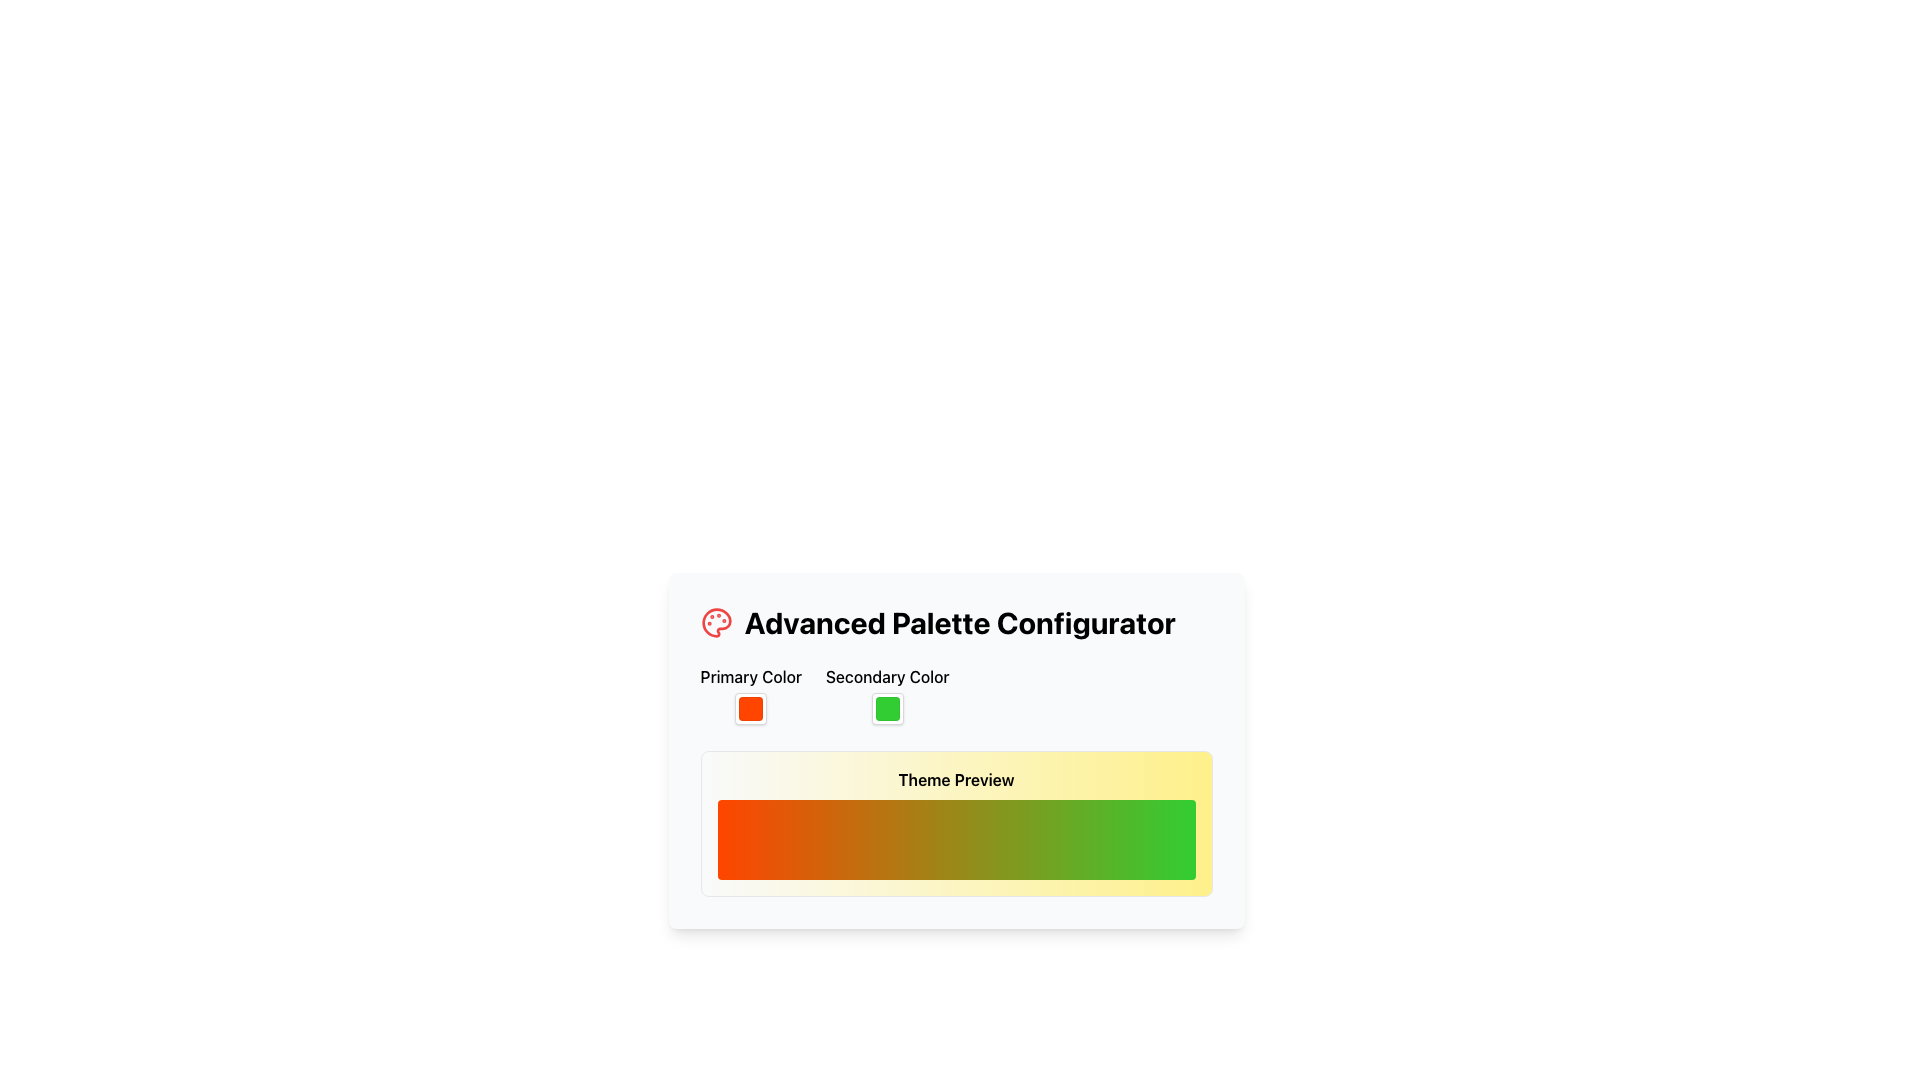 Image resolution: width=1920 pixels, height=1080 pixels. I want to click on the green color block indicator associated with the label 'Secondary Color', so click(886, 708).